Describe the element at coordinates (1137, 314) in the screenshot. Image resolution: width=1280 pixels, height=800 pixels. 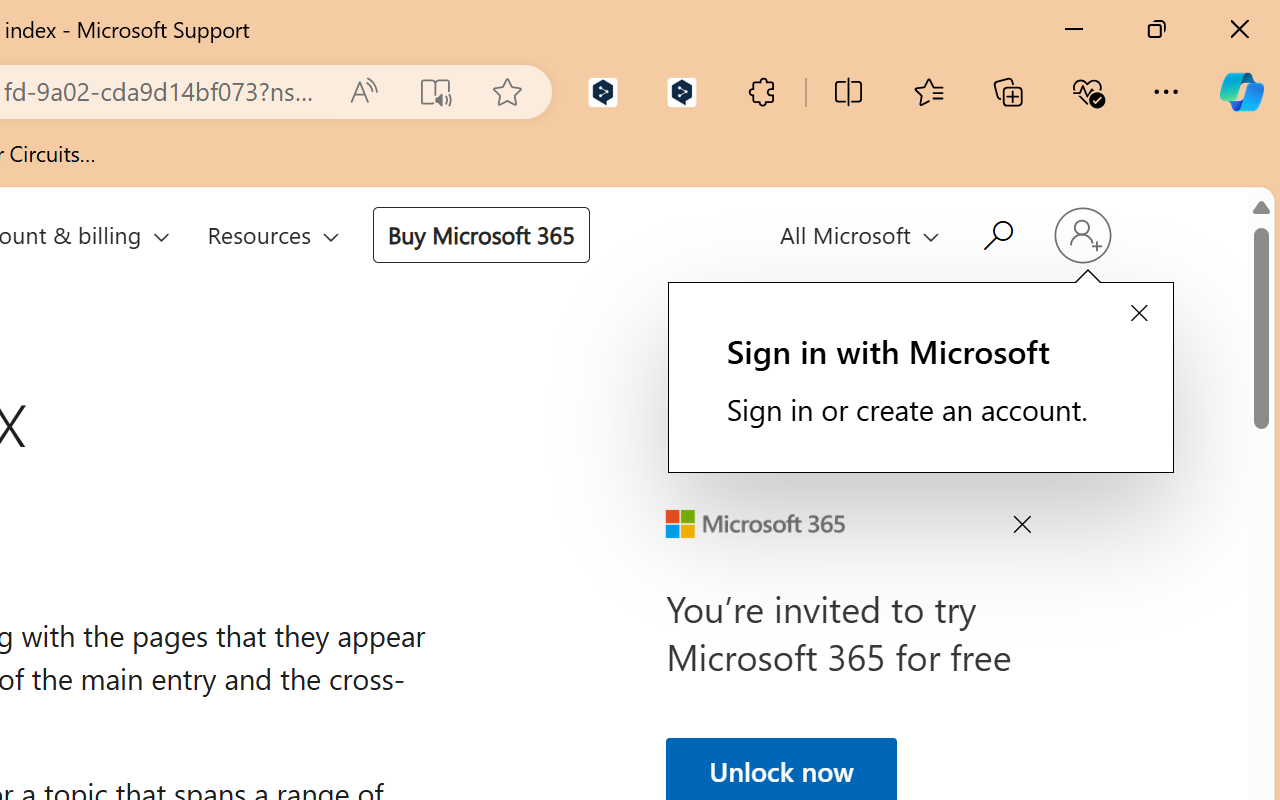
I see `'Close callout prompt.'` at that location.